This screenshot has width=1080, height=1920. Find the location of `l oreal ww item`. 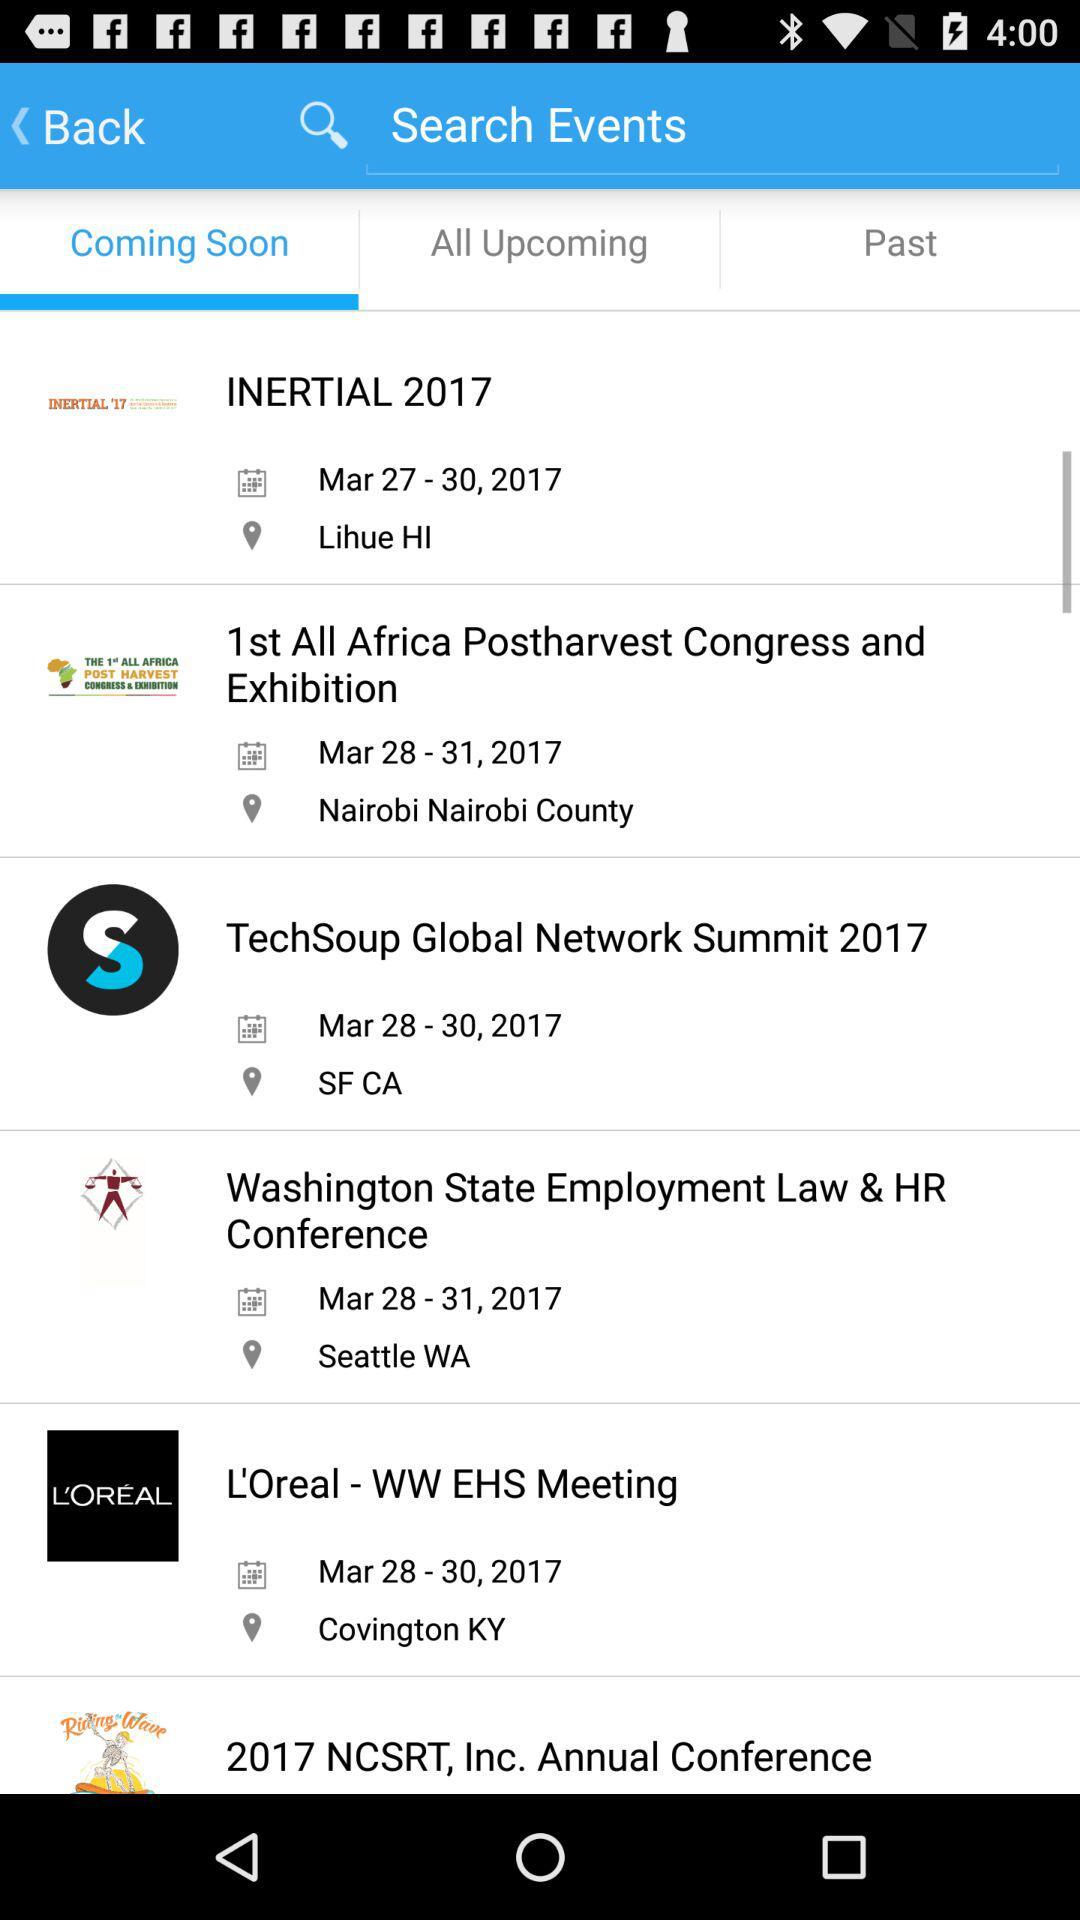

l oreal ww item is located at coordinates (452, 1482).